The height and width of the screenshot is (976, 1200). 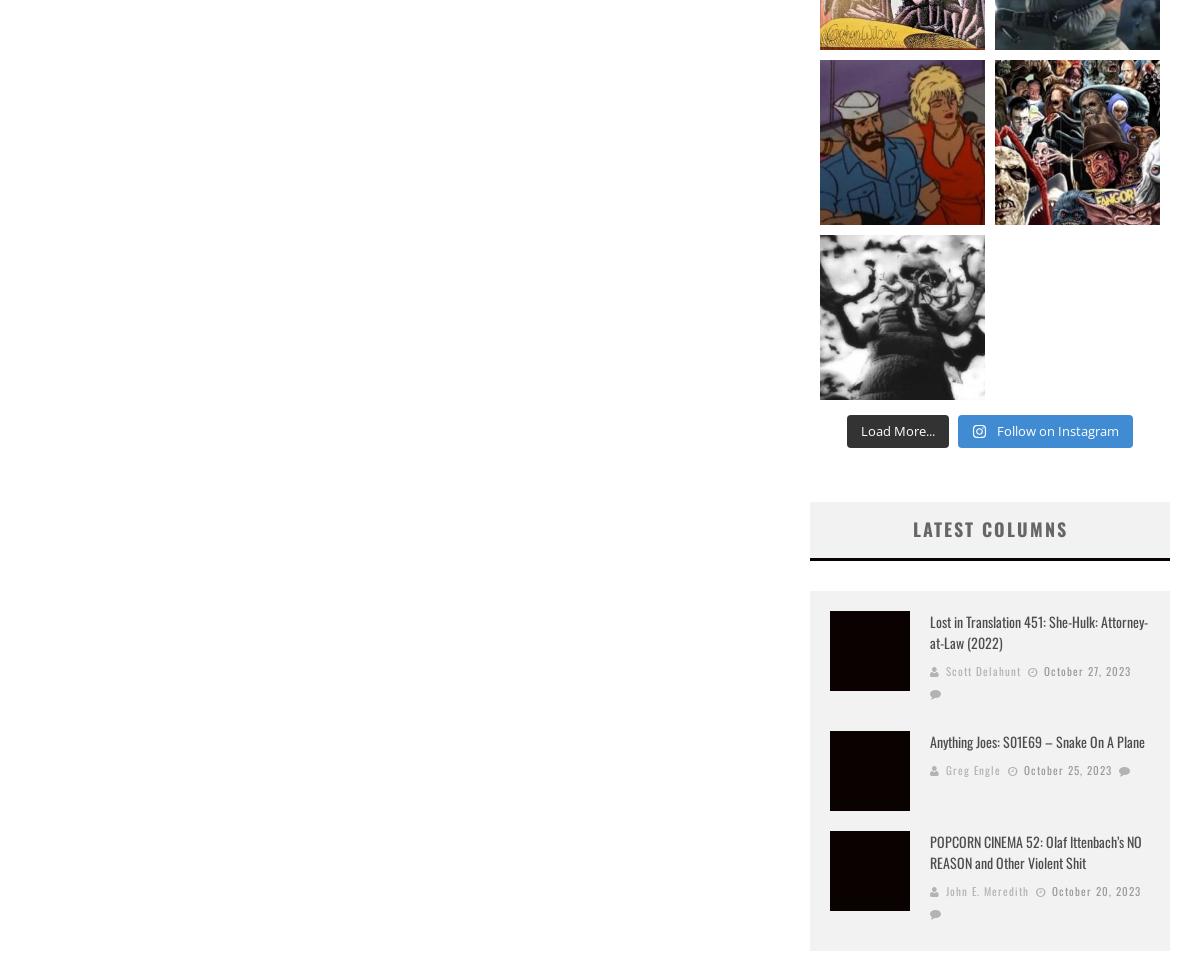 I want to click on 'Scott Delahunt', so click(x=983, y=670).